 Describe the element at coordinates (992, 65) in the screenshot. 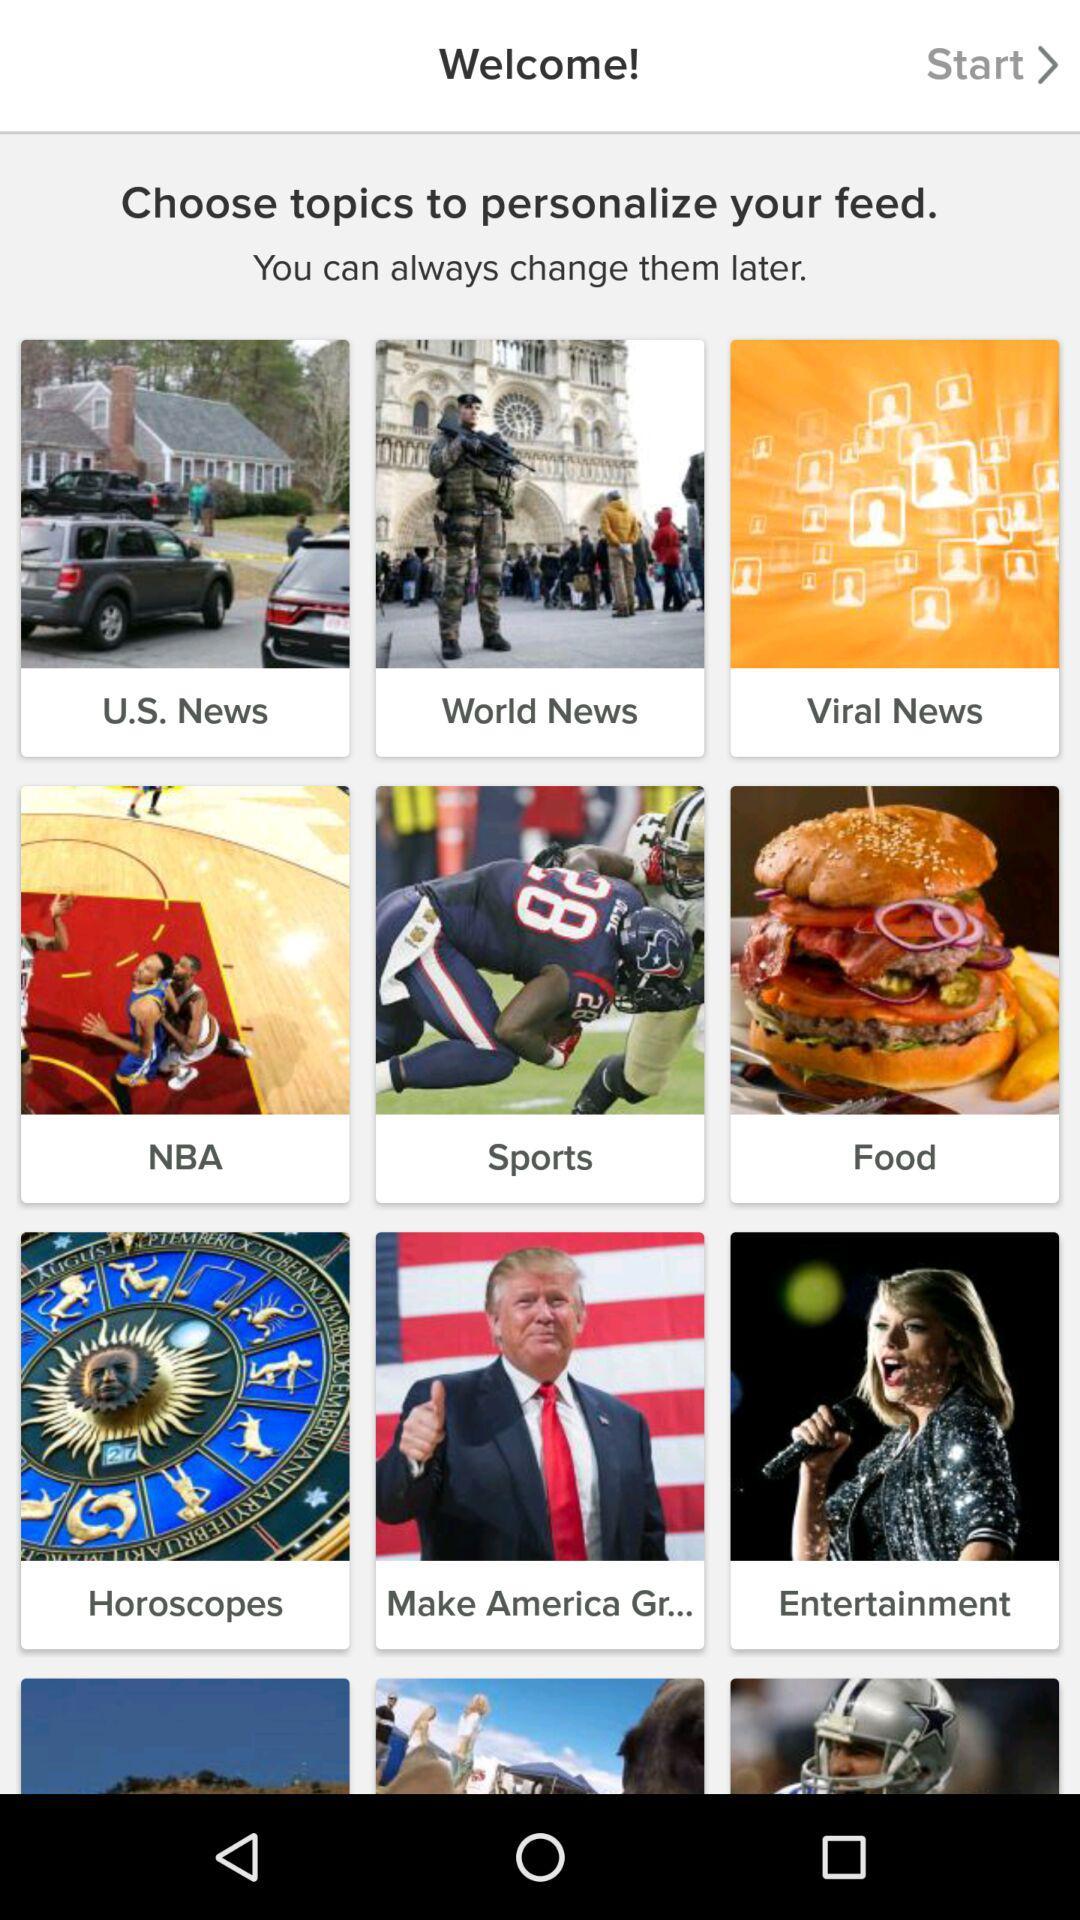

I see `the item next to the welcome! item` at that location.